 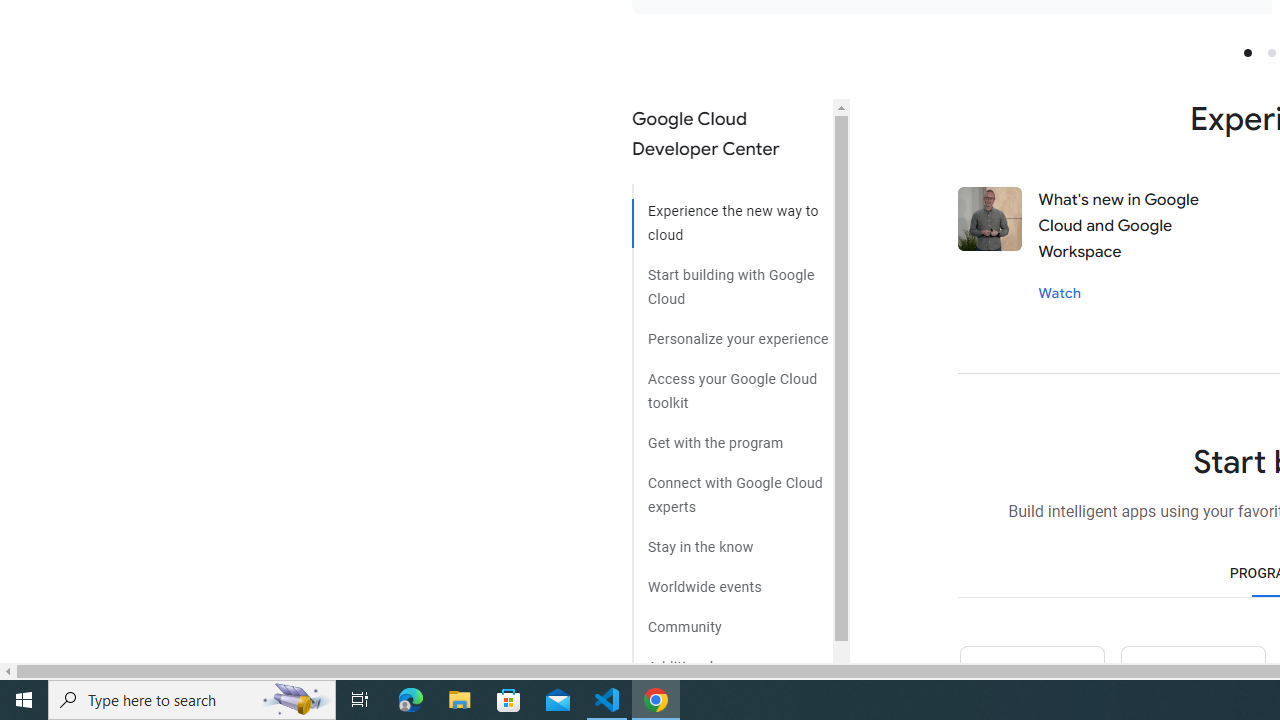 What do you see at coordinates (731, 434) in the screenshot?
I see `'Get with the program'` at bounding box center [731, 434].